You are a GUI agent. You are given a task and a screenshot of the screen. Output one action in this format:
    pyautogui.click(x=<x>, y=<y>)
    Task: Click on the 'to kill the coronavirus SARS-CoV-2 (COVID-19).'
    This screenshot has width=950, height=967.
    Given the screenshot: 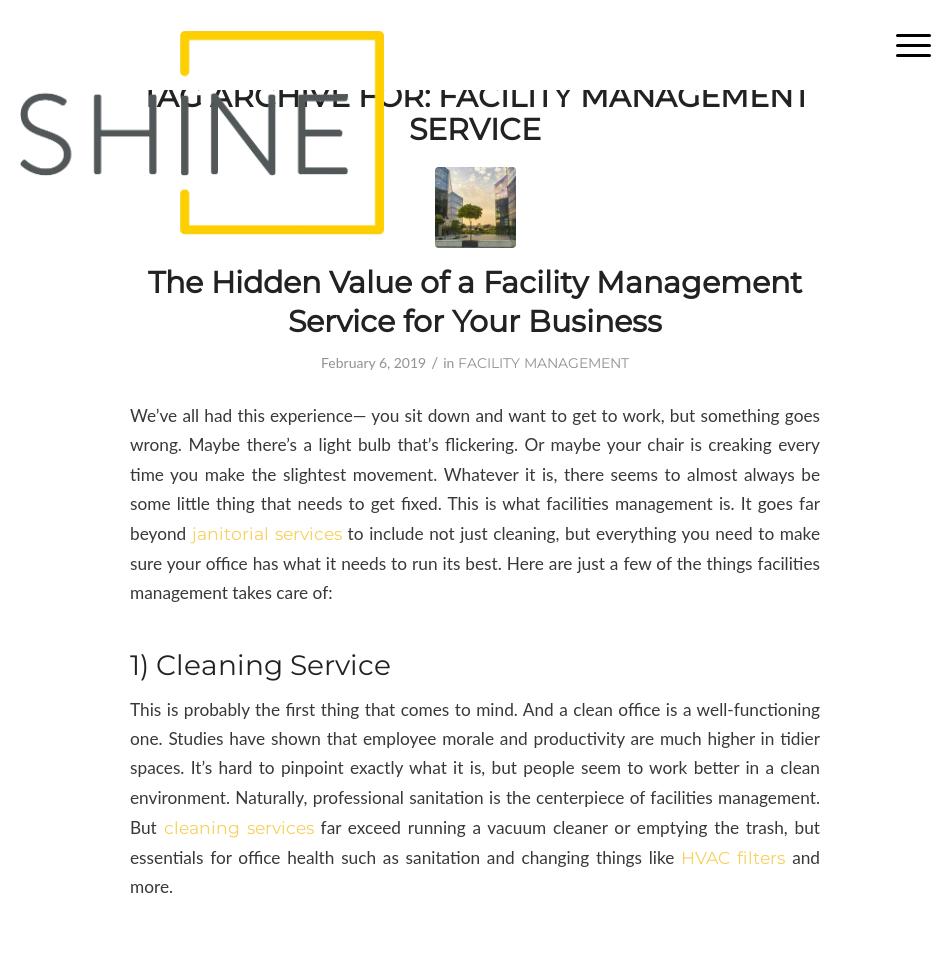 What is the action you would take?
    pyautogui.click(x=270, y=43)
    